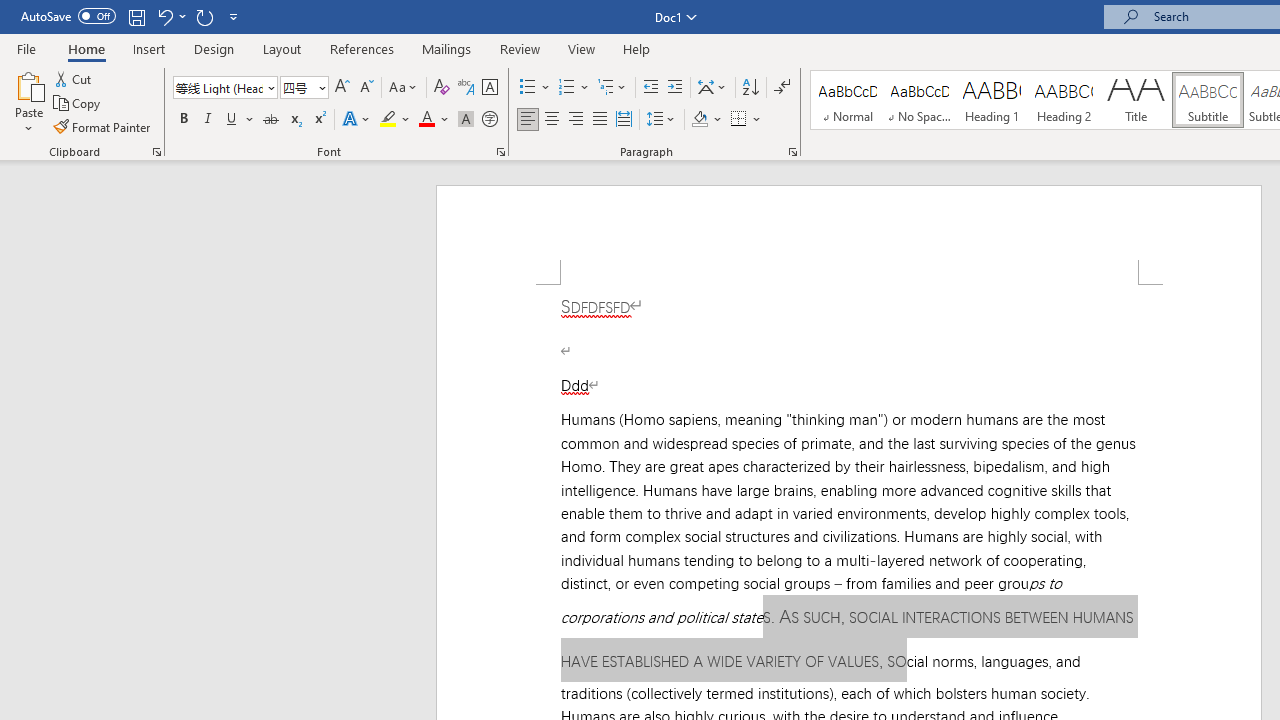  Describe the element at coordinates (661, 119) in the screenshot. I see `'Line and Paragraph Spacing'` at that location.